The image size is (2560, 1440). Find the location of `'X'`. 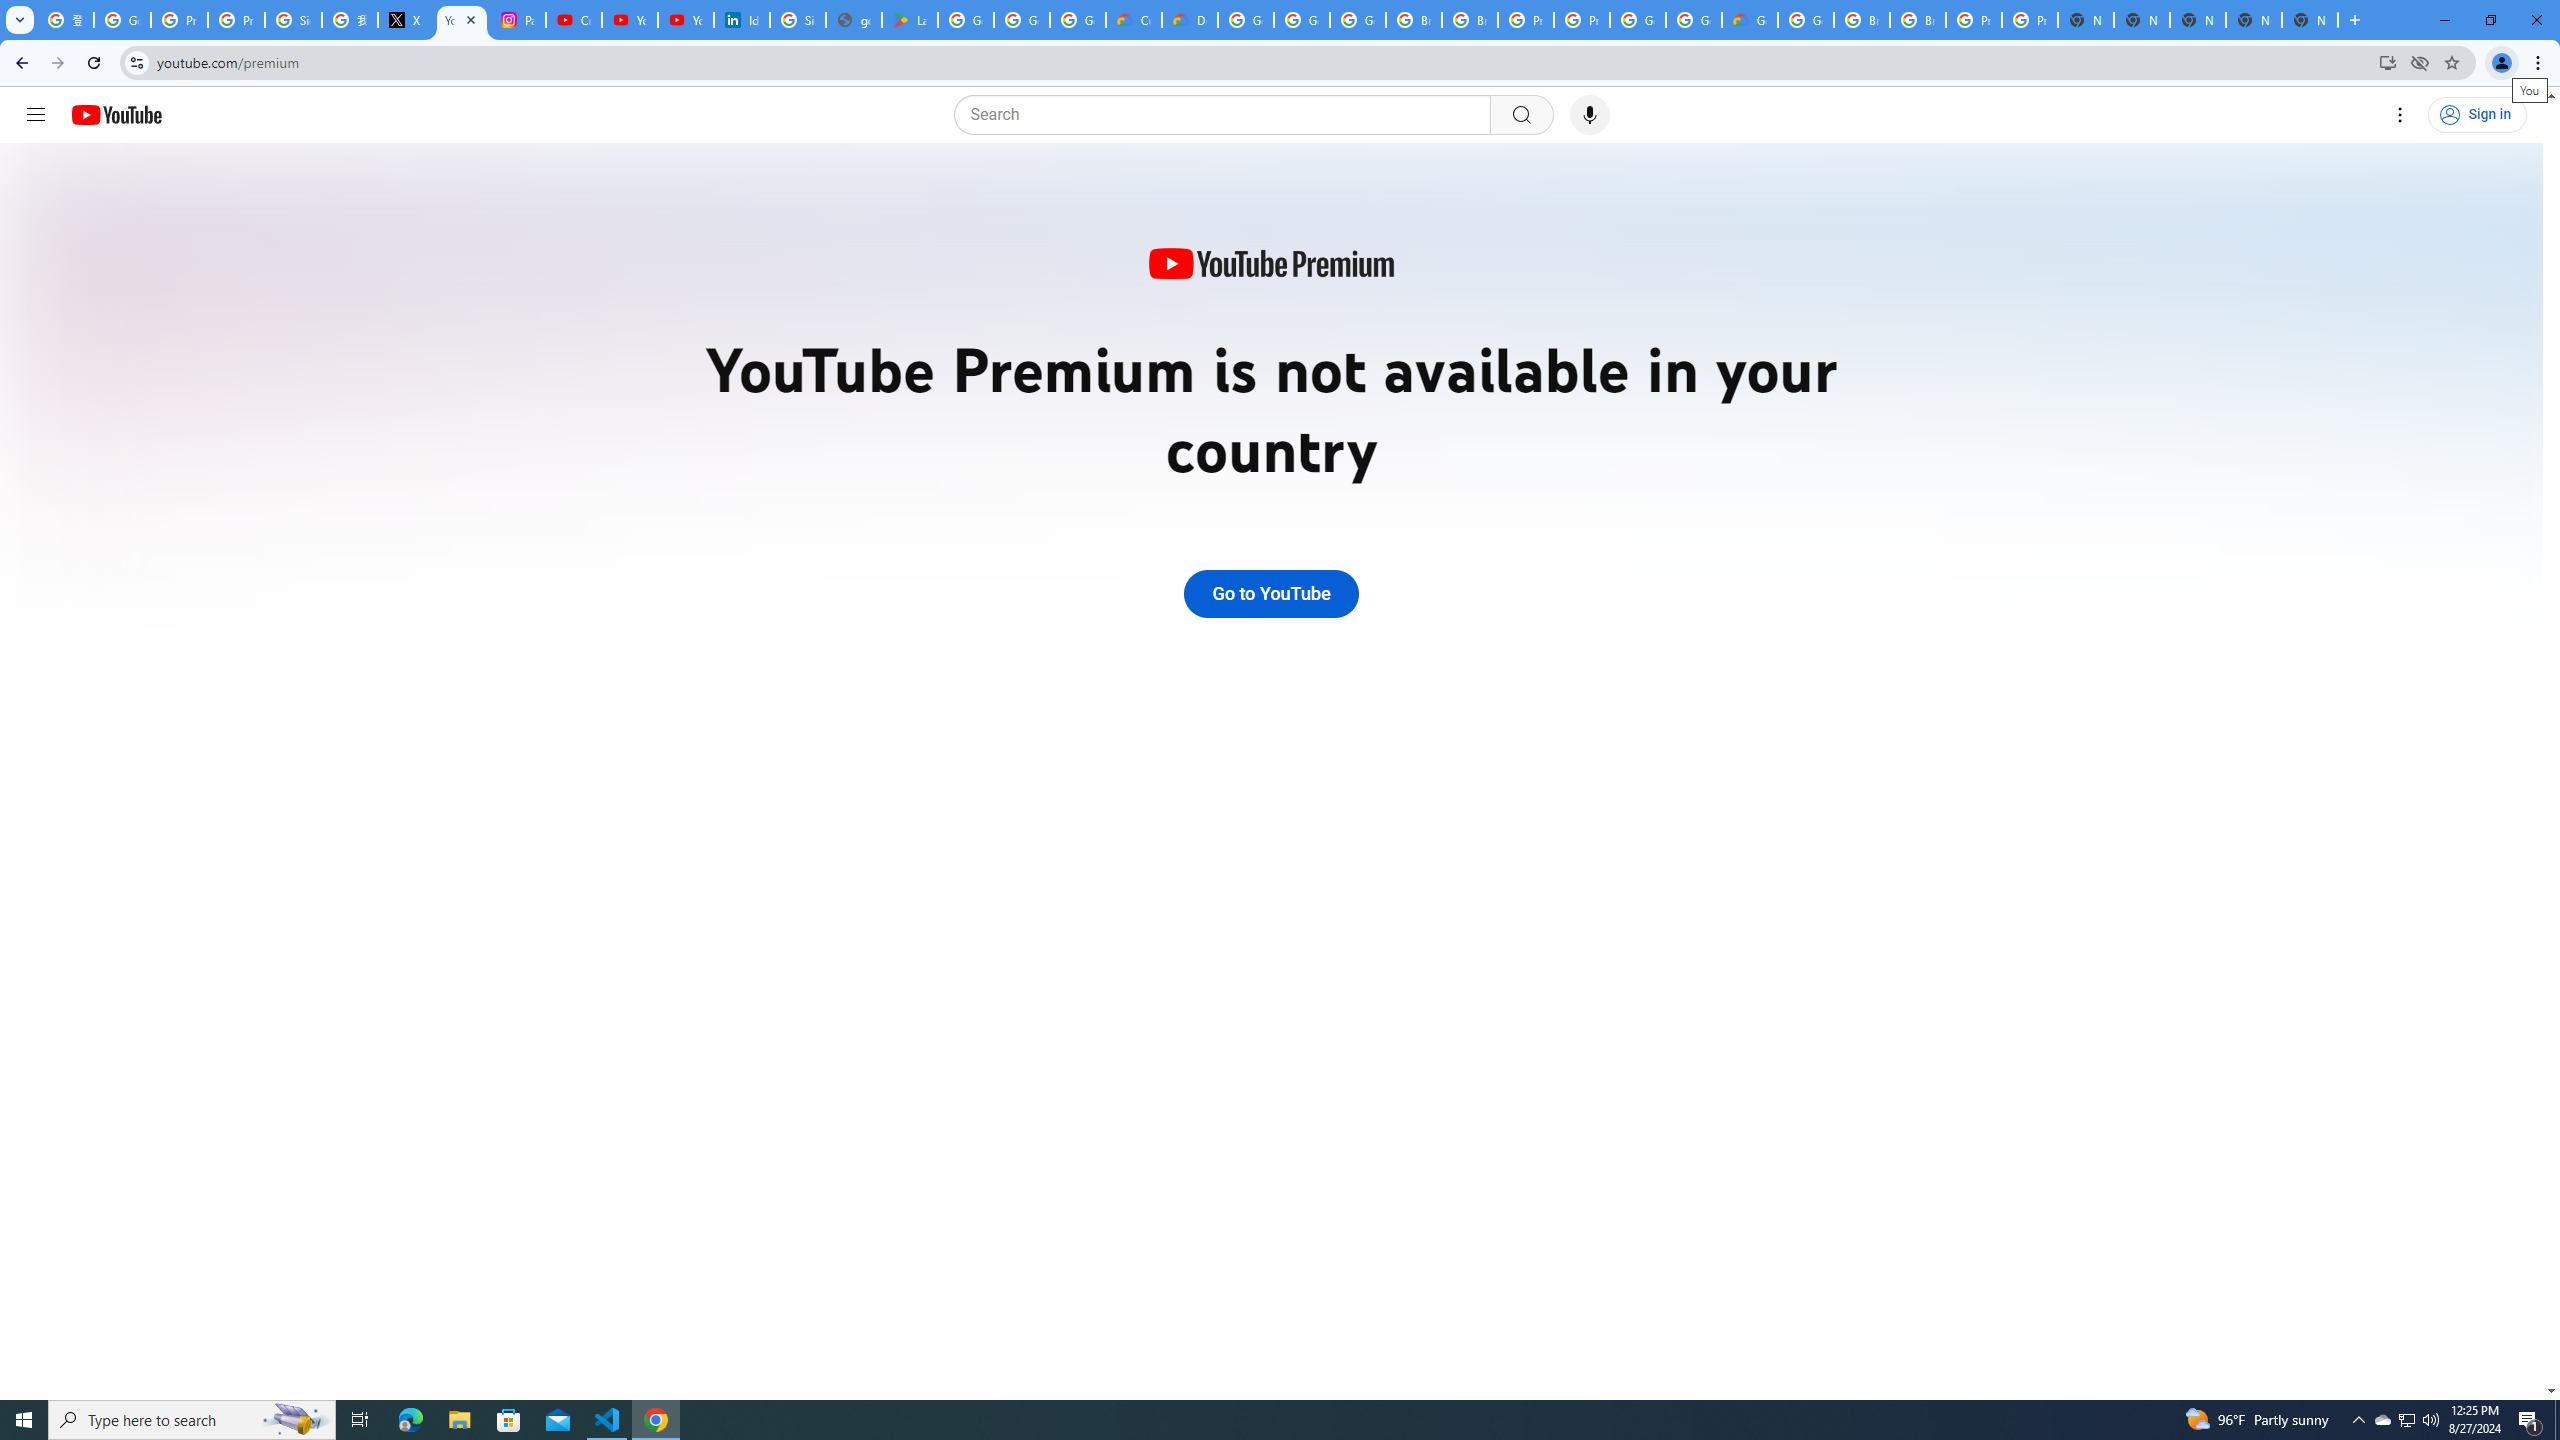

'X' is located at coordinates (404, 19).